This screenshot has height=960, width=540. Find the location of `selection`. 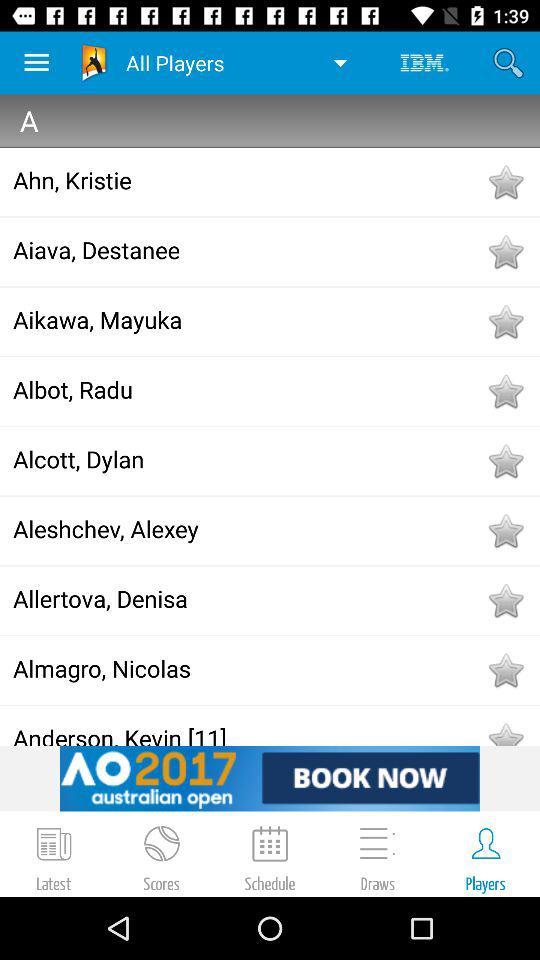

selection is located at coordinates (504, 461).